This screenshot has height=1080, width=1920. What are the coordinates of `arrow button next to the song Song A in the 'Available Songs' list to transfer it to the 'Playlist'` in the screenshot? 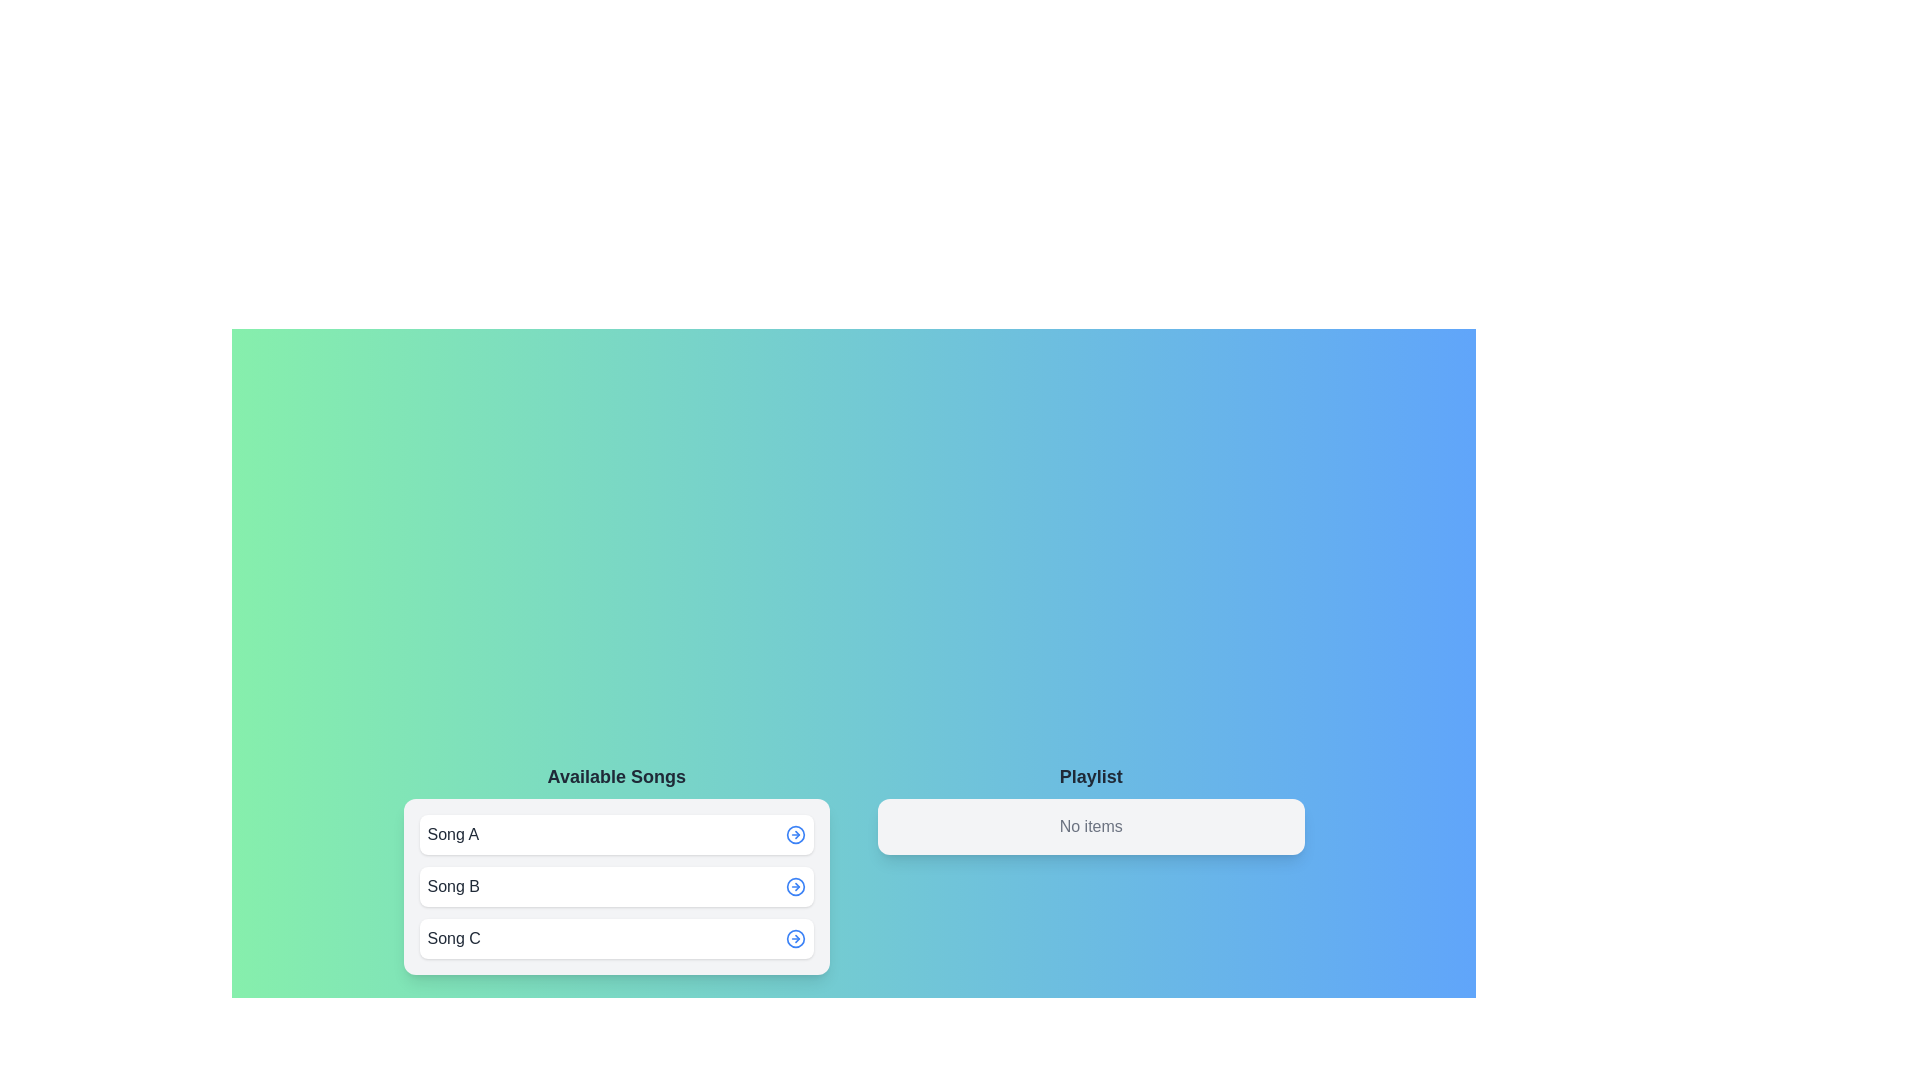 It's located at (795, 834).